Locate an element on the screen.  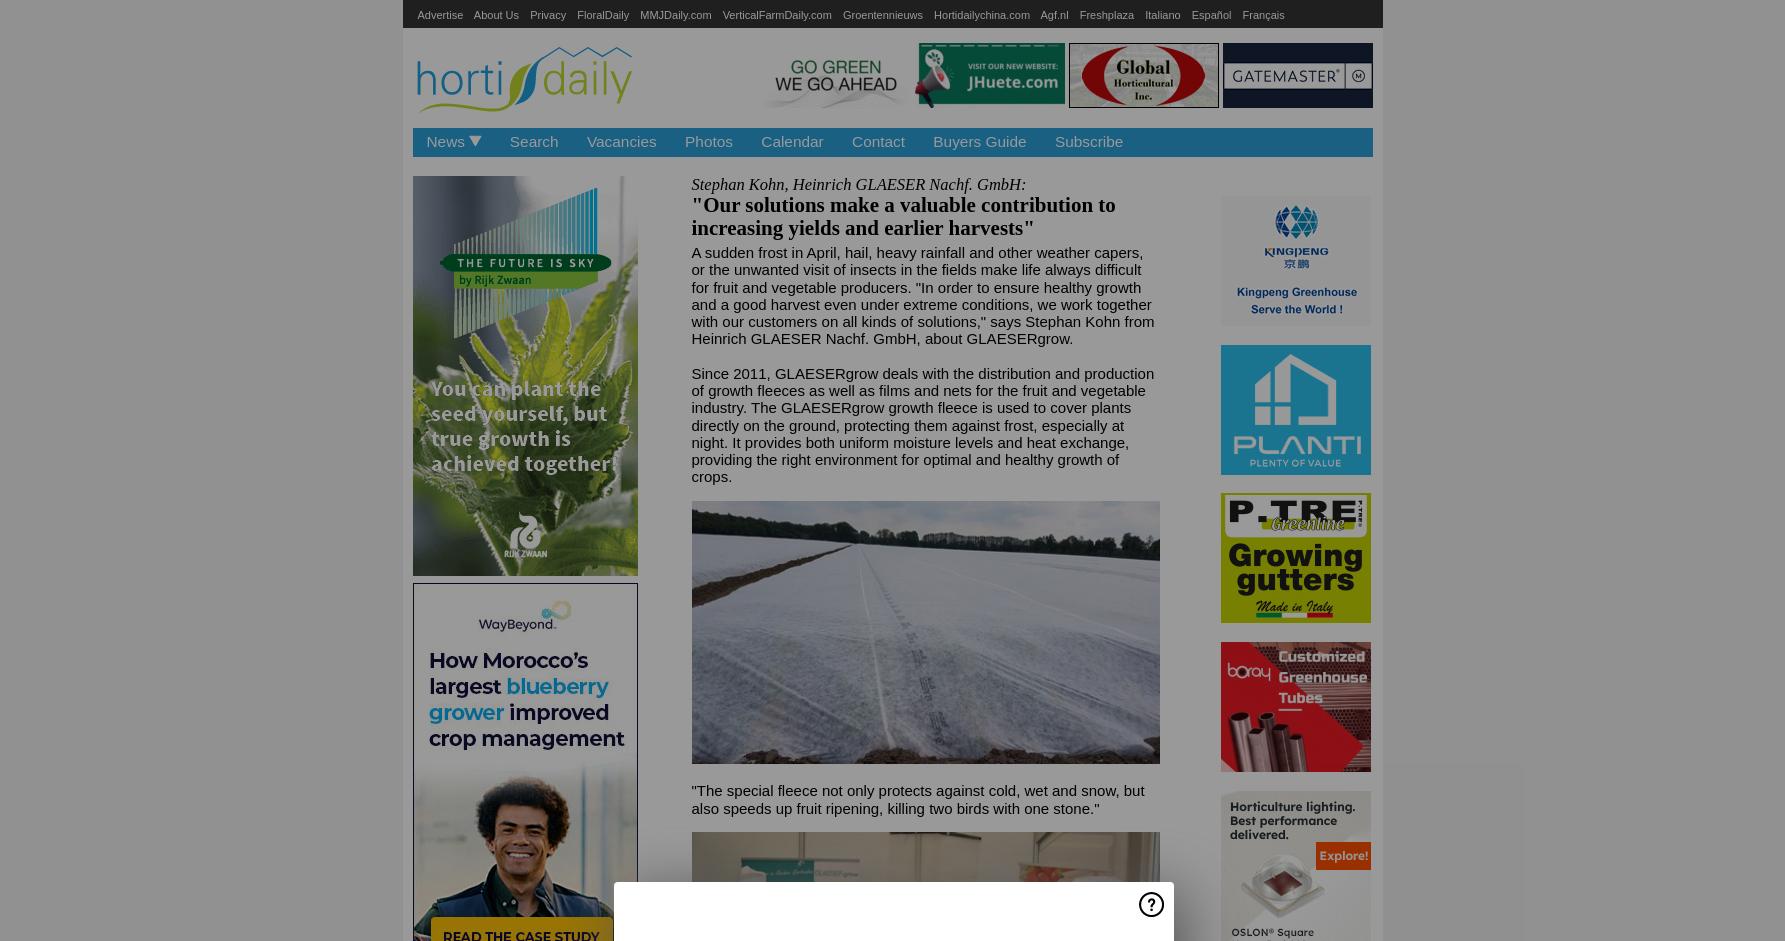
'Calendar' is located at coordinates (792, 140).